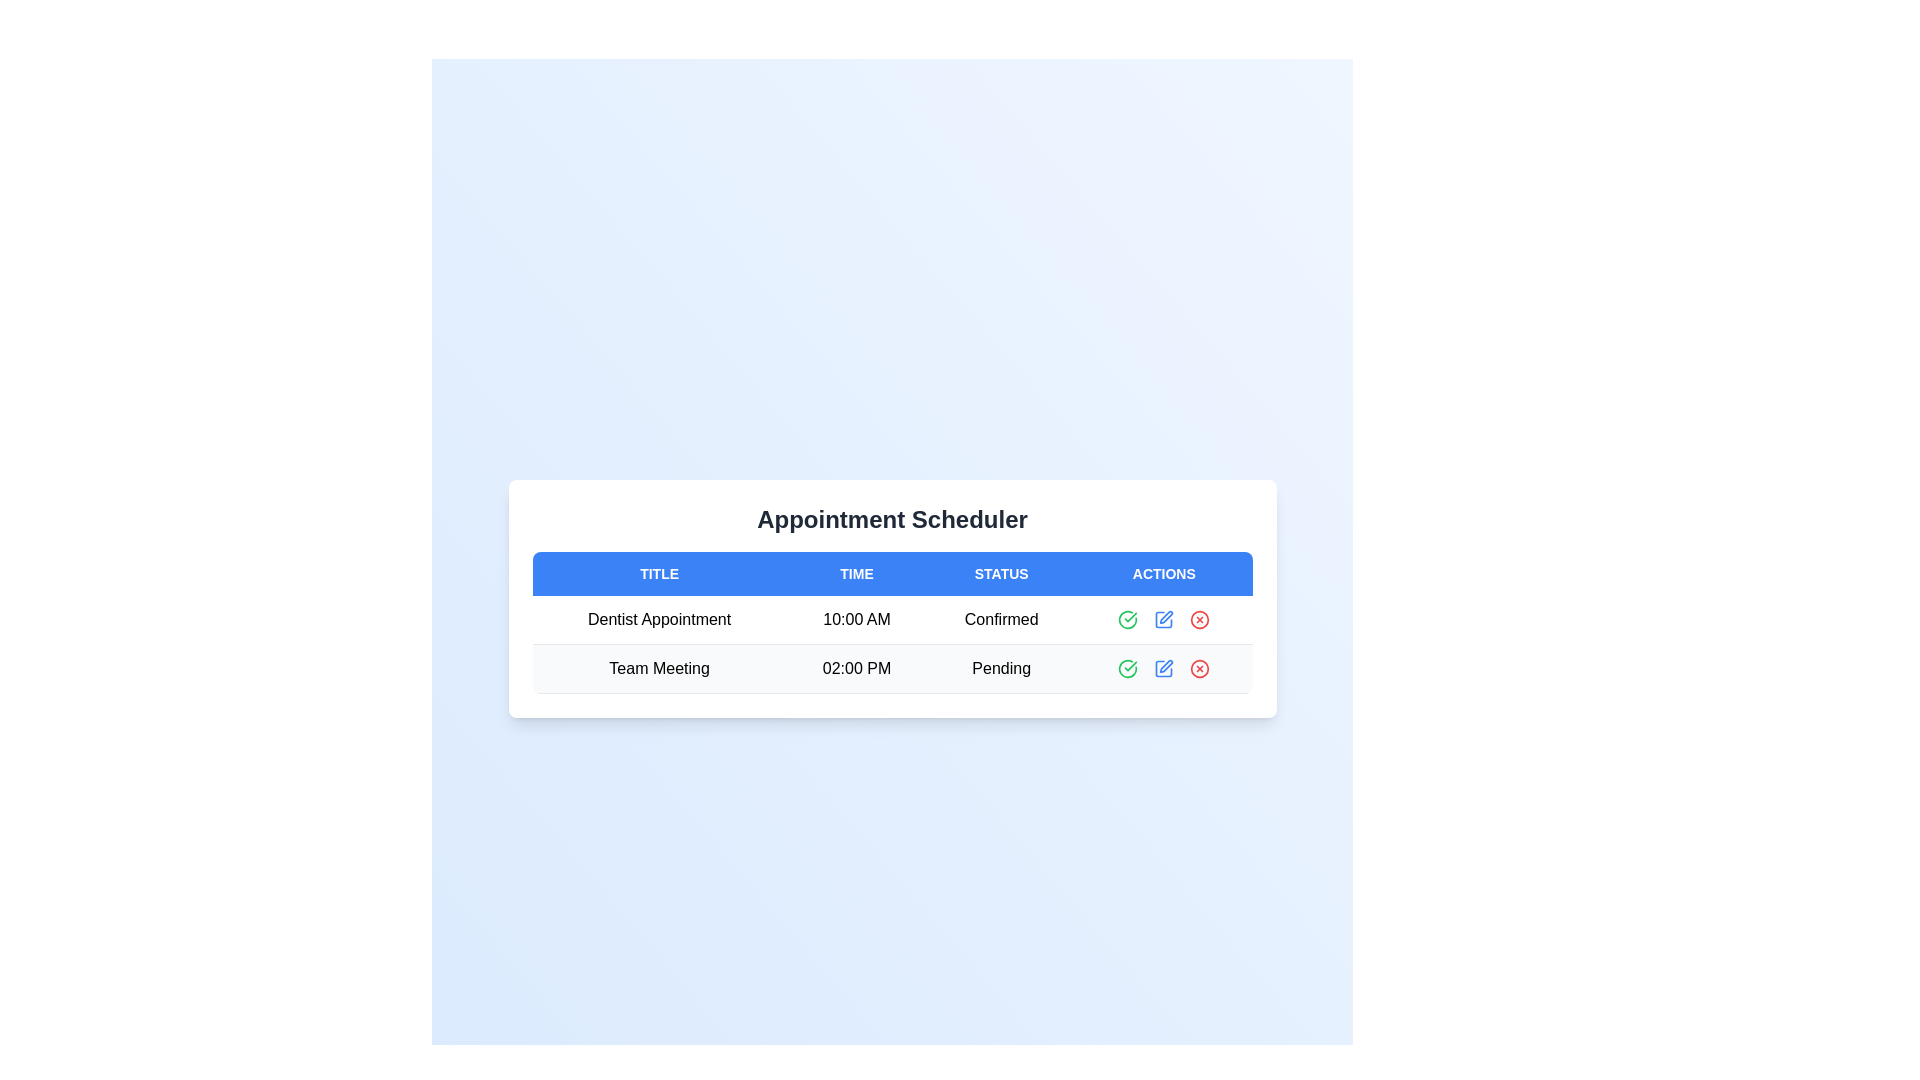  I want to click on the green circular Interactive Icon with a checkmark symbol located in the 'Actions' column for the 'Dentist Appointment' entry, so click(1128, 668).